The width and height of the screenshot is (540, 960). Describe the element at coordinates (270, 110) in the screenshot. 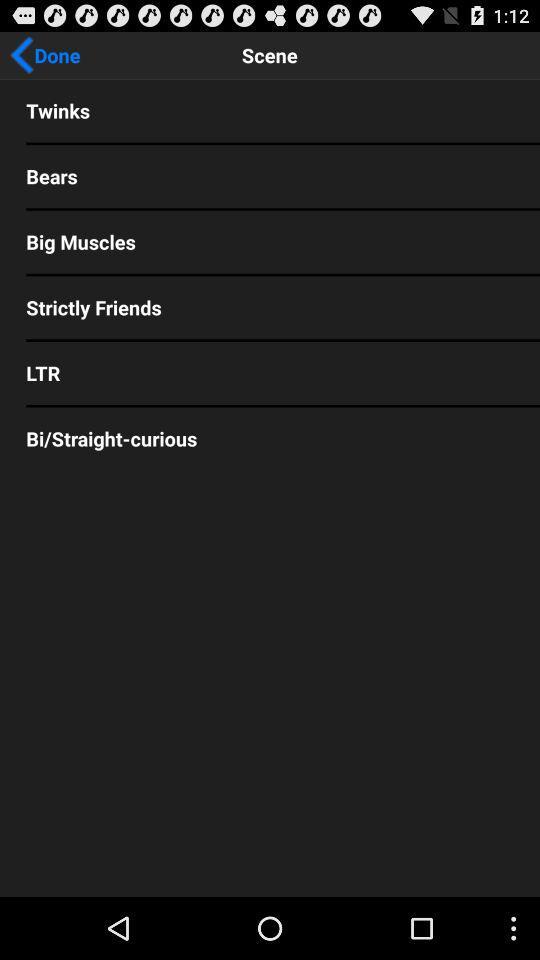

I see `twinks` at that location.